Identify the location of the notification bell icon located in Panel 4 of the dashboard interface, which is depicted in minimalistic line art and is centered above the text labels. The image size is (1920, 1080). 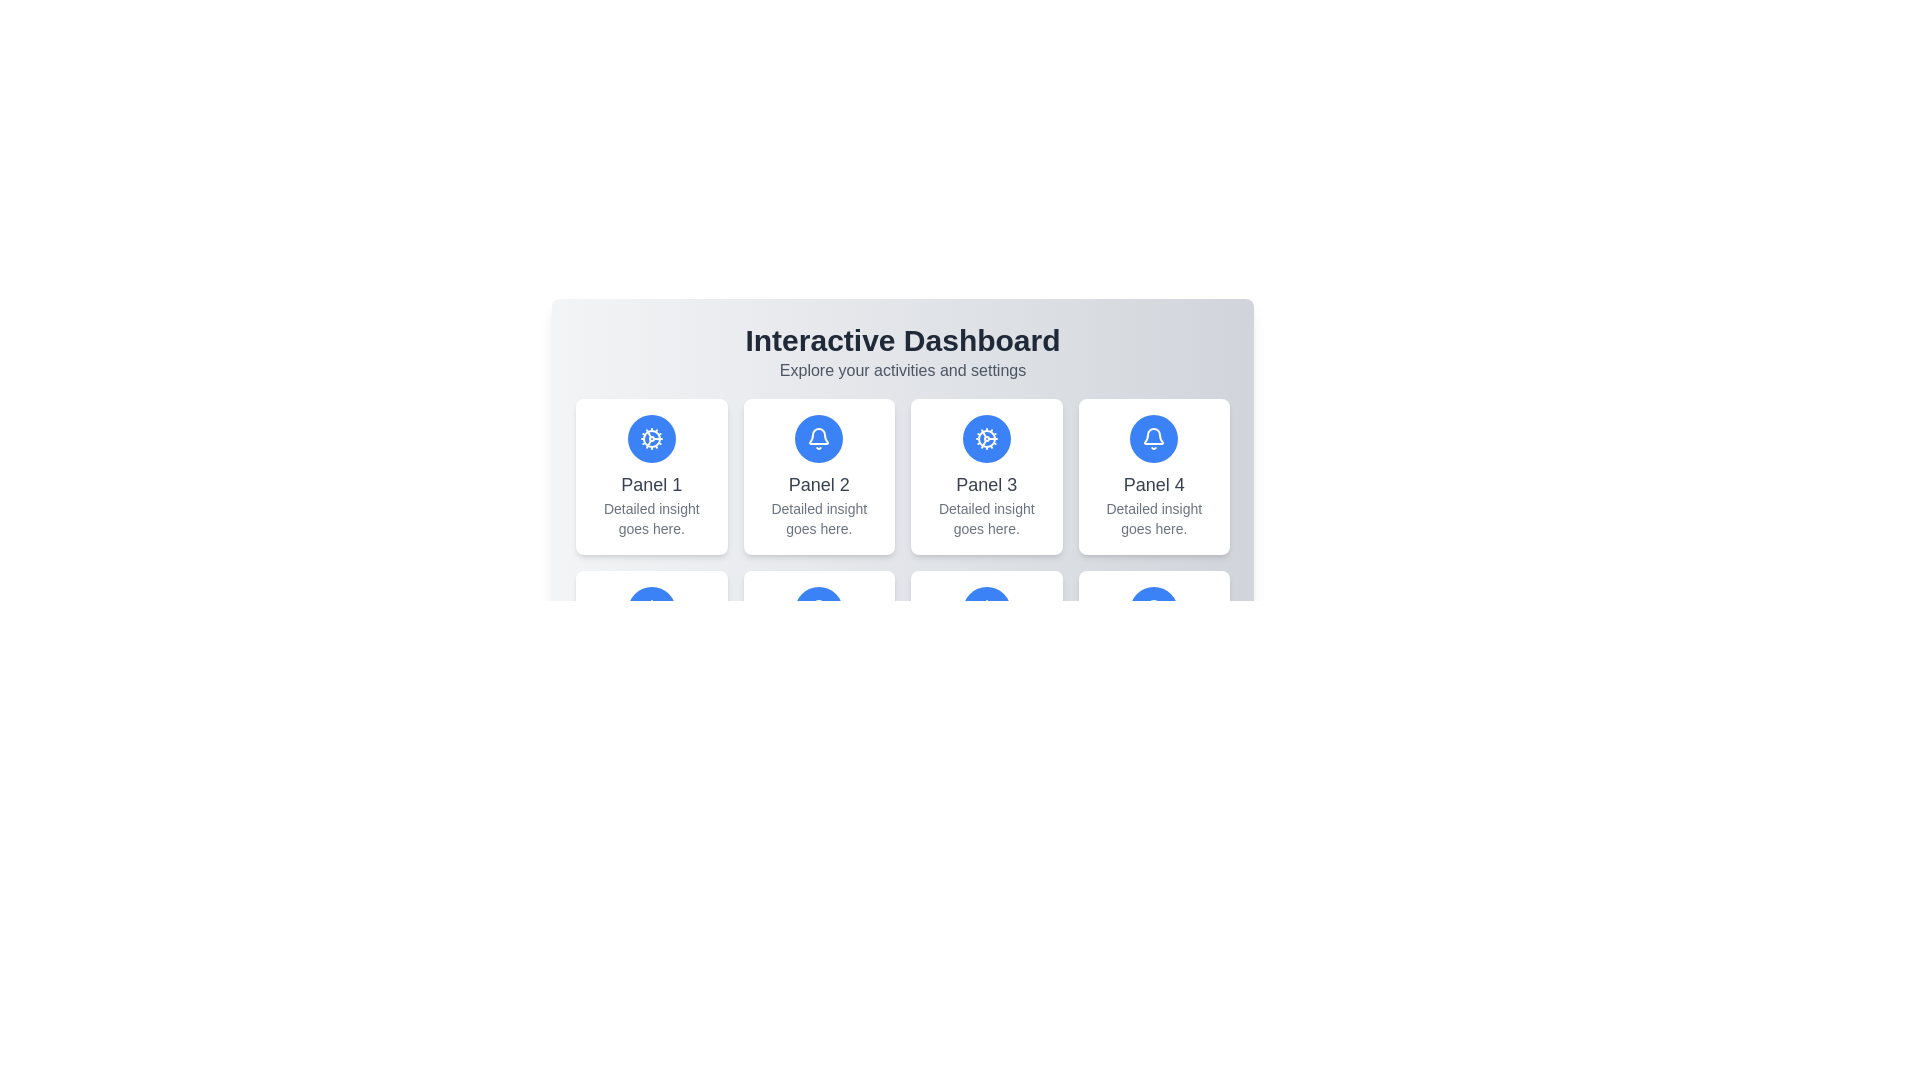
(819, 435).